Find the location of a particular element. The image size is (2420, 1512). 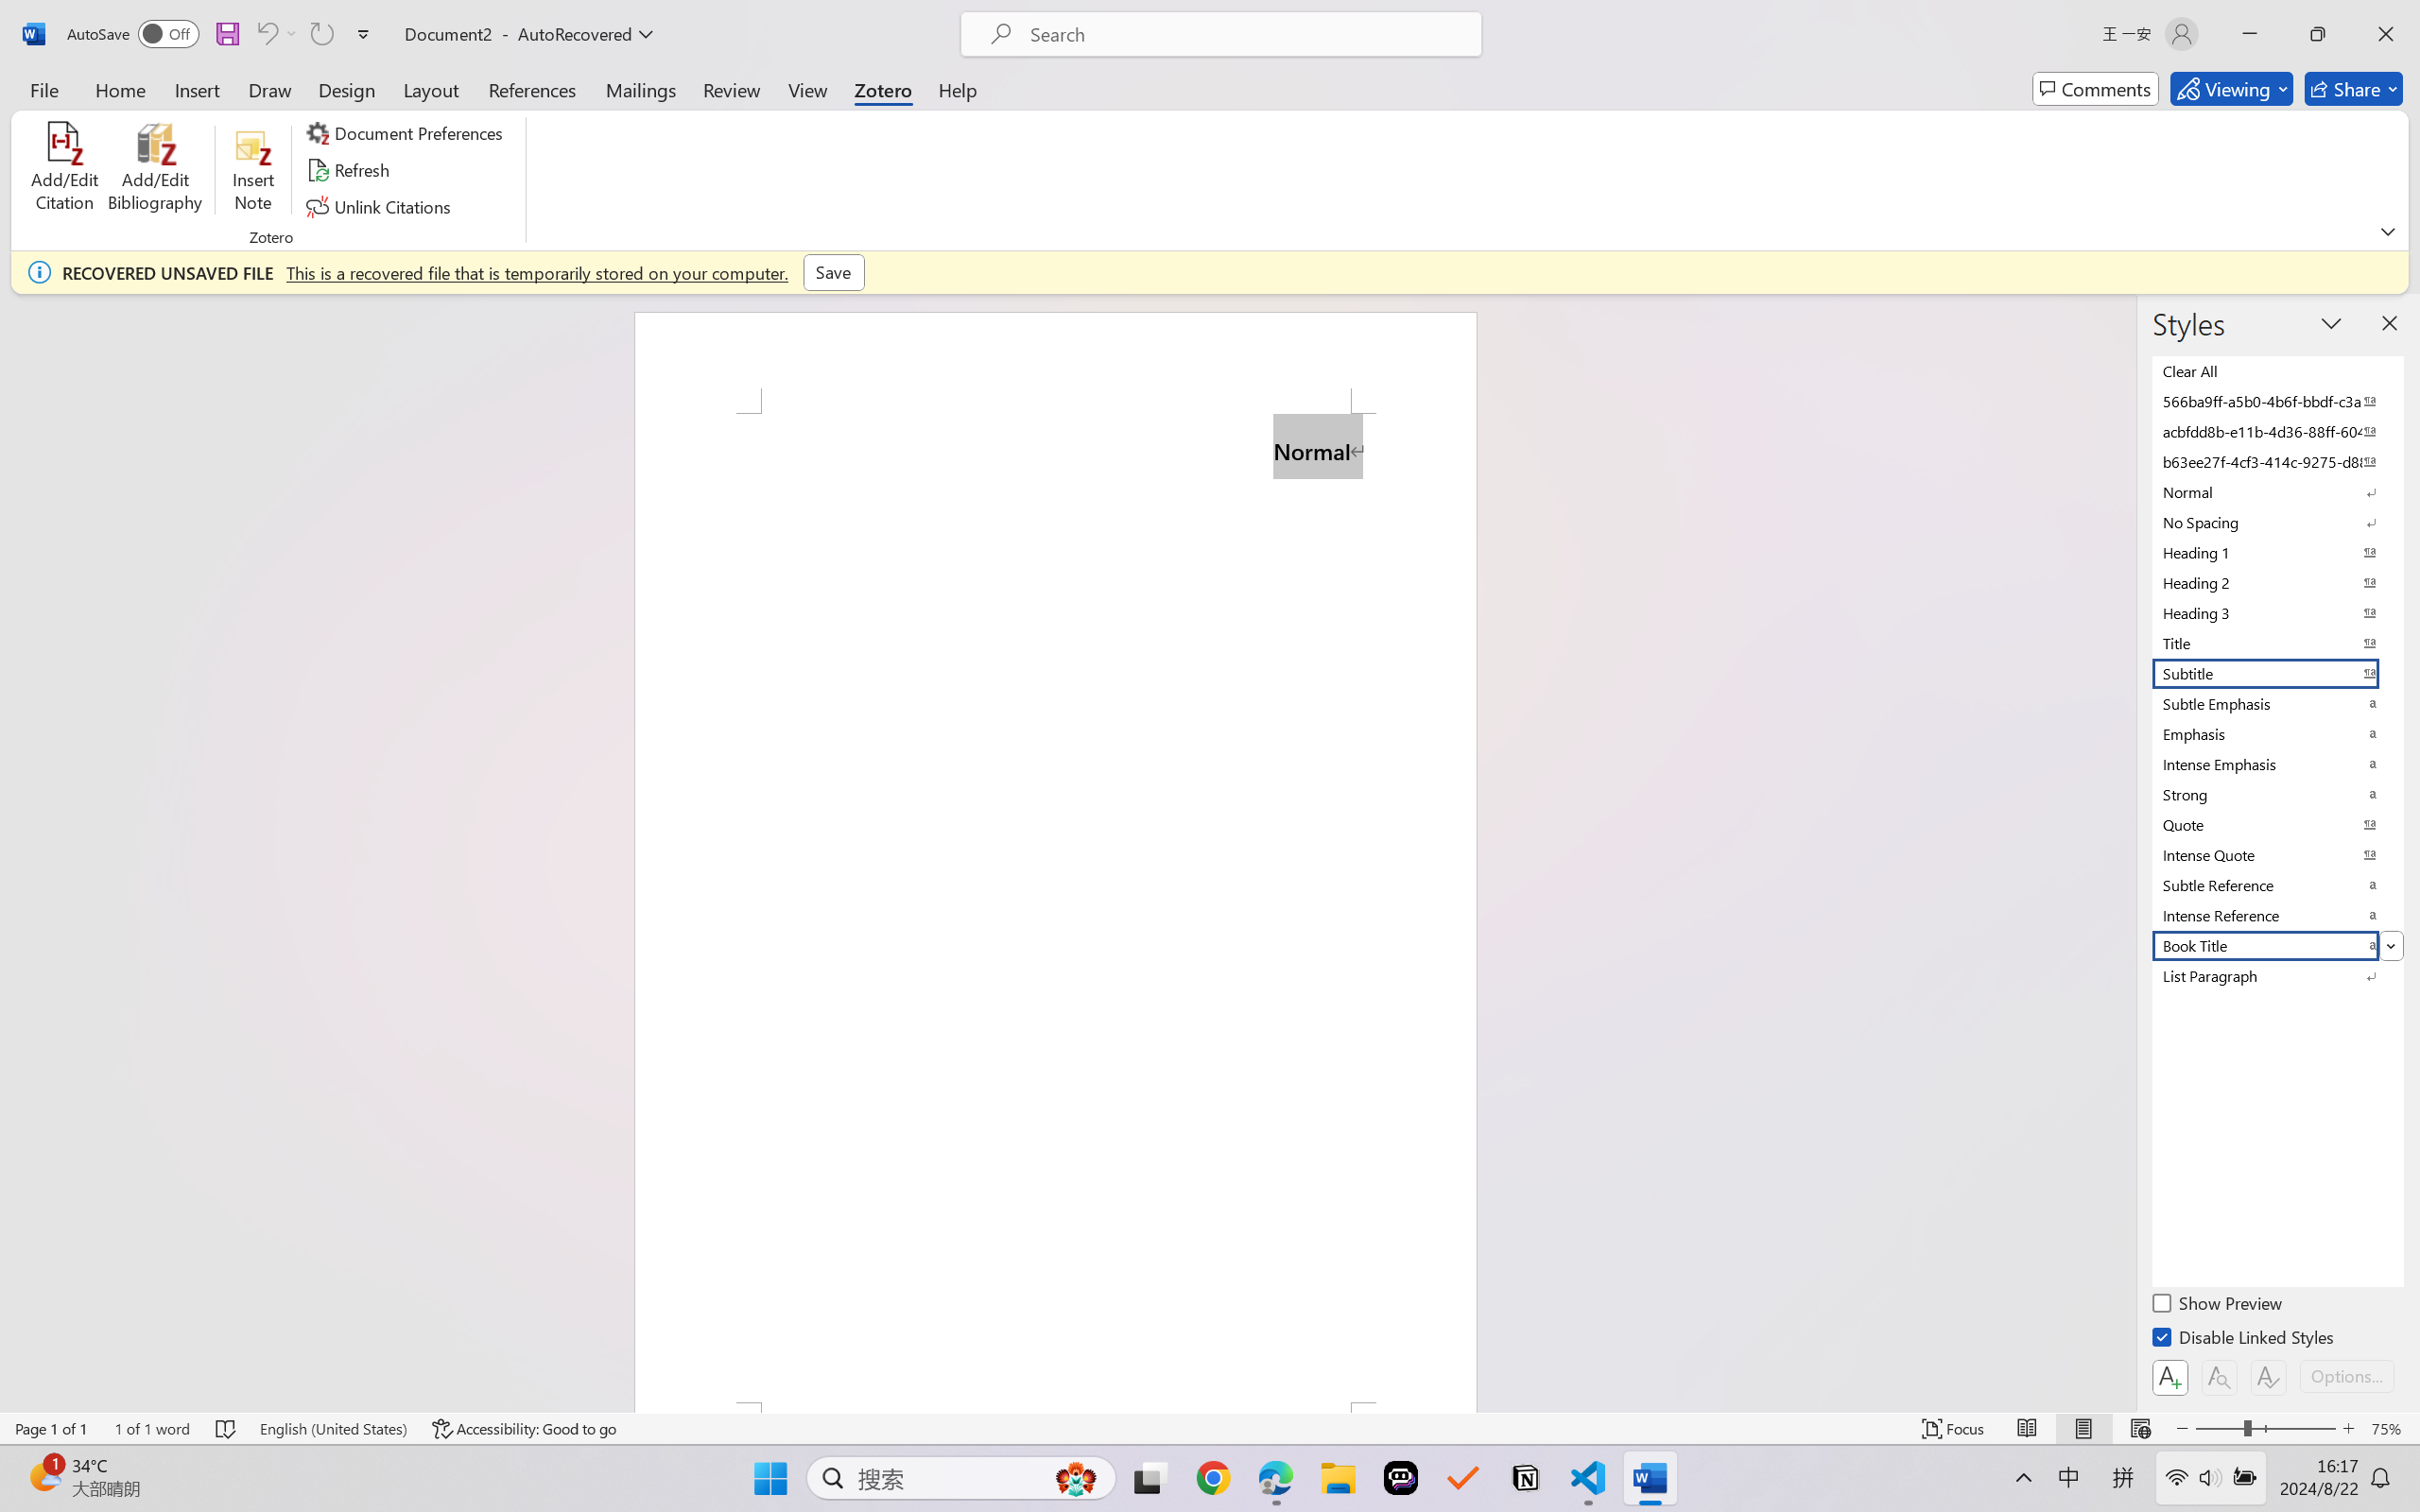

'Quote' is located at coordinates (2275, 824).